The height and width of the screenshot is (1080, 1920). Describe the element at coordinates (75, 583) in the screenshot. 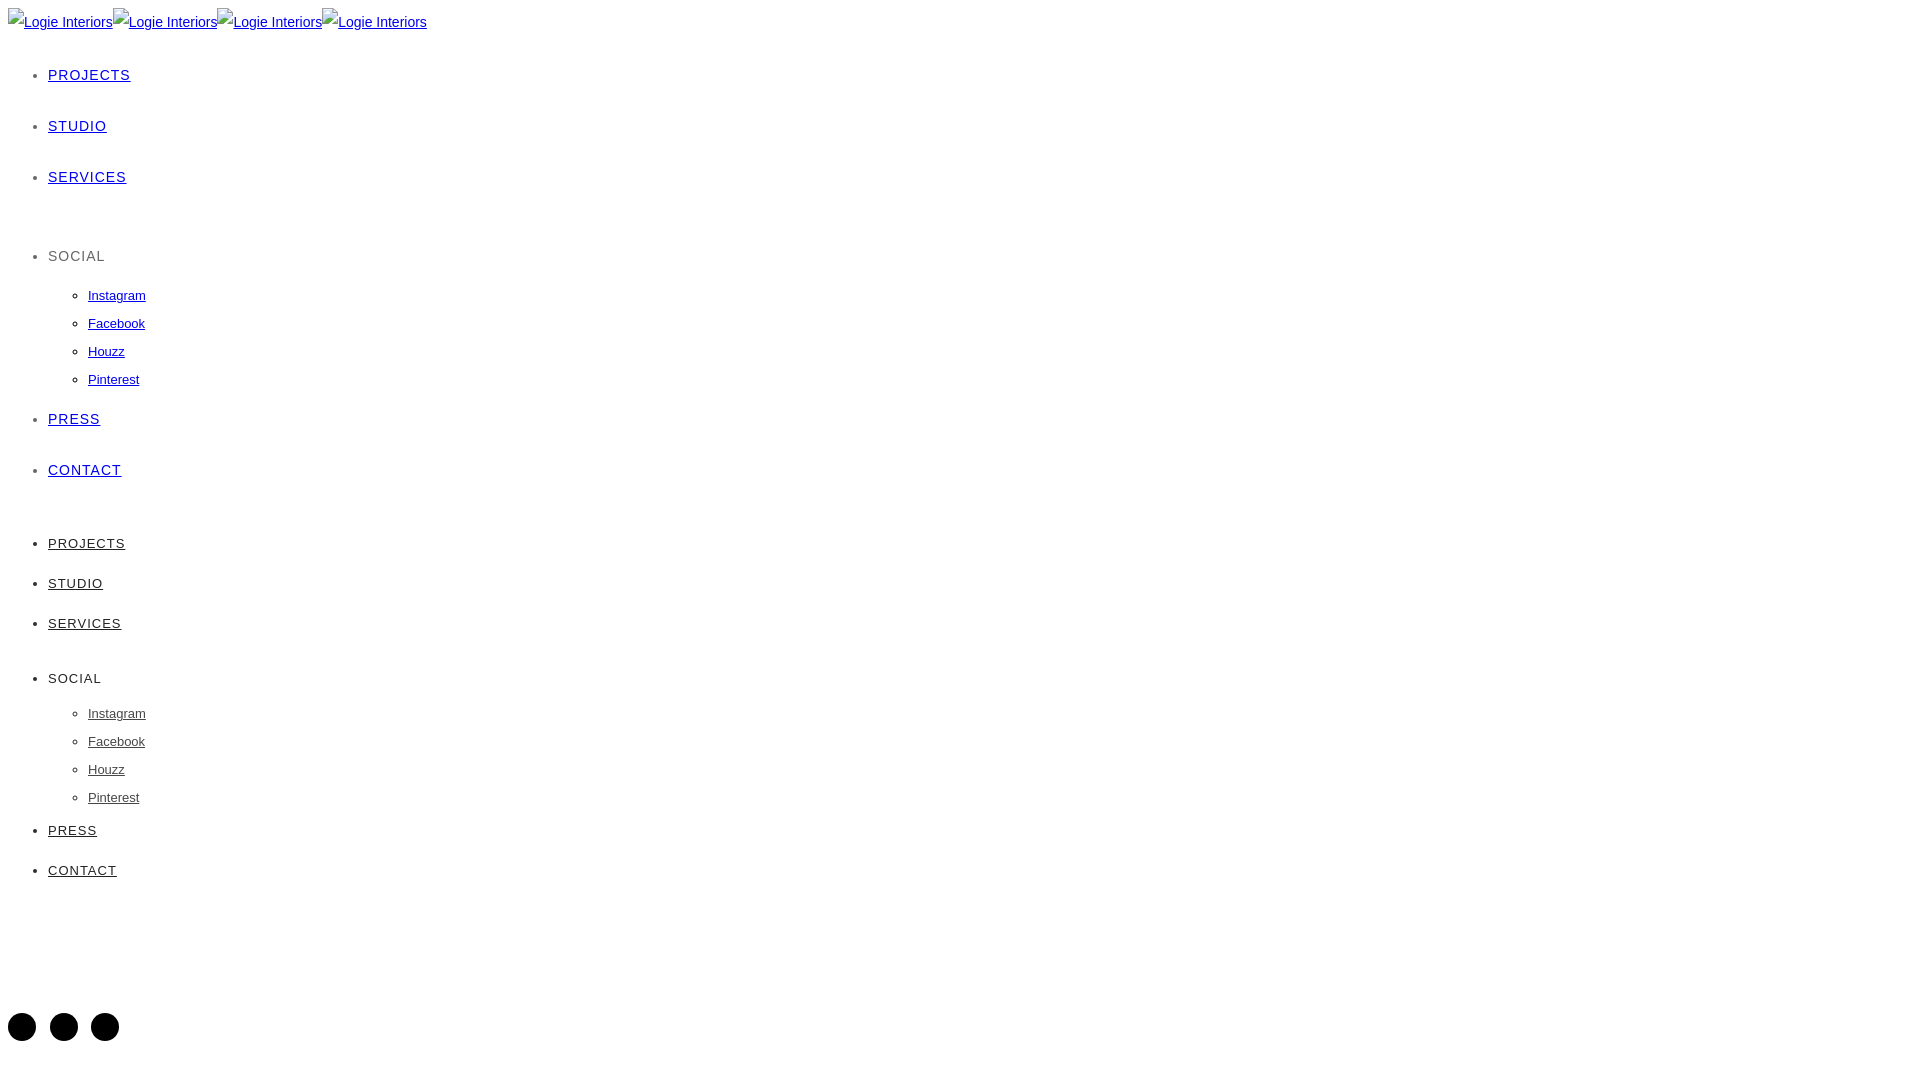

I see `'STUDIO'` at that location.